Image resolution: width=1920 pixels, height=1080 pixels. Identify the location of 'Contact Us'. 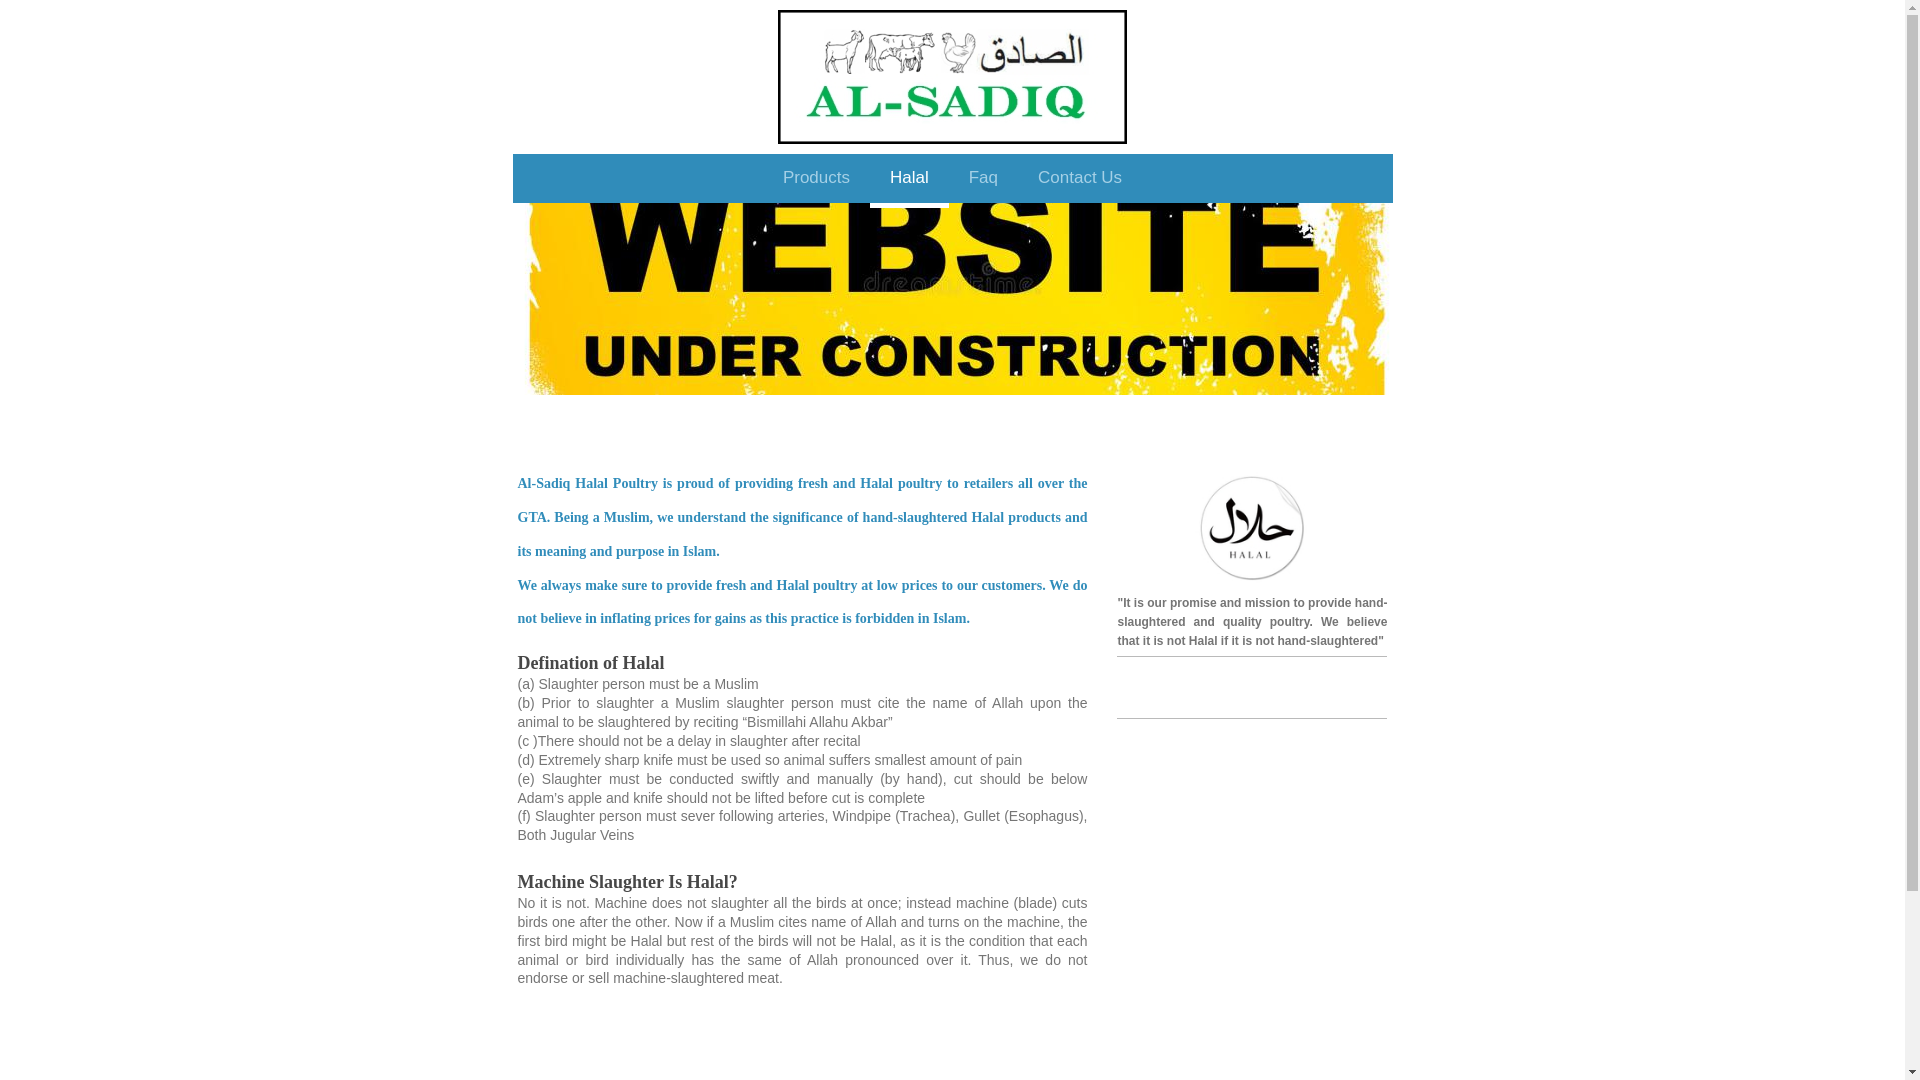
(1079, 181).